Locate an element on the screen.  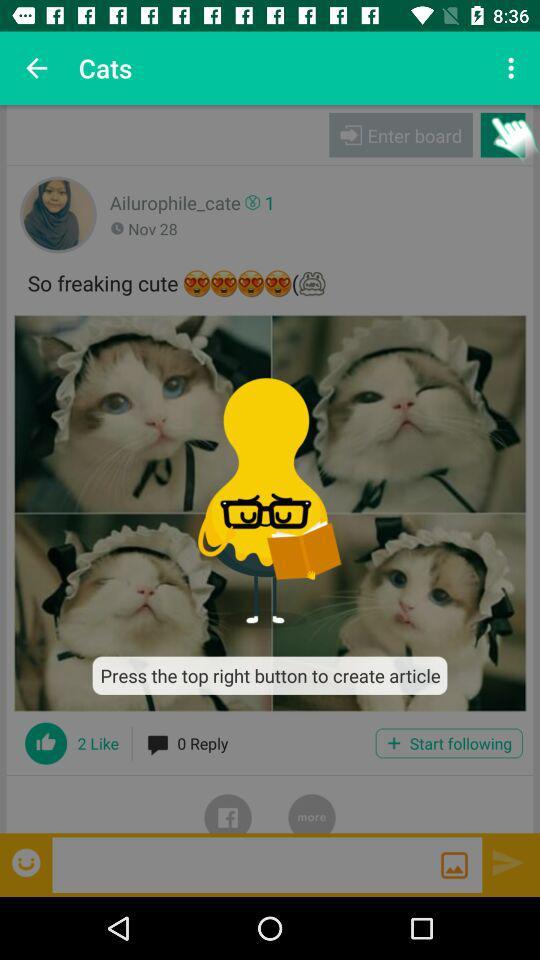
so freaking cute icon is located at coordinates (270, 279).